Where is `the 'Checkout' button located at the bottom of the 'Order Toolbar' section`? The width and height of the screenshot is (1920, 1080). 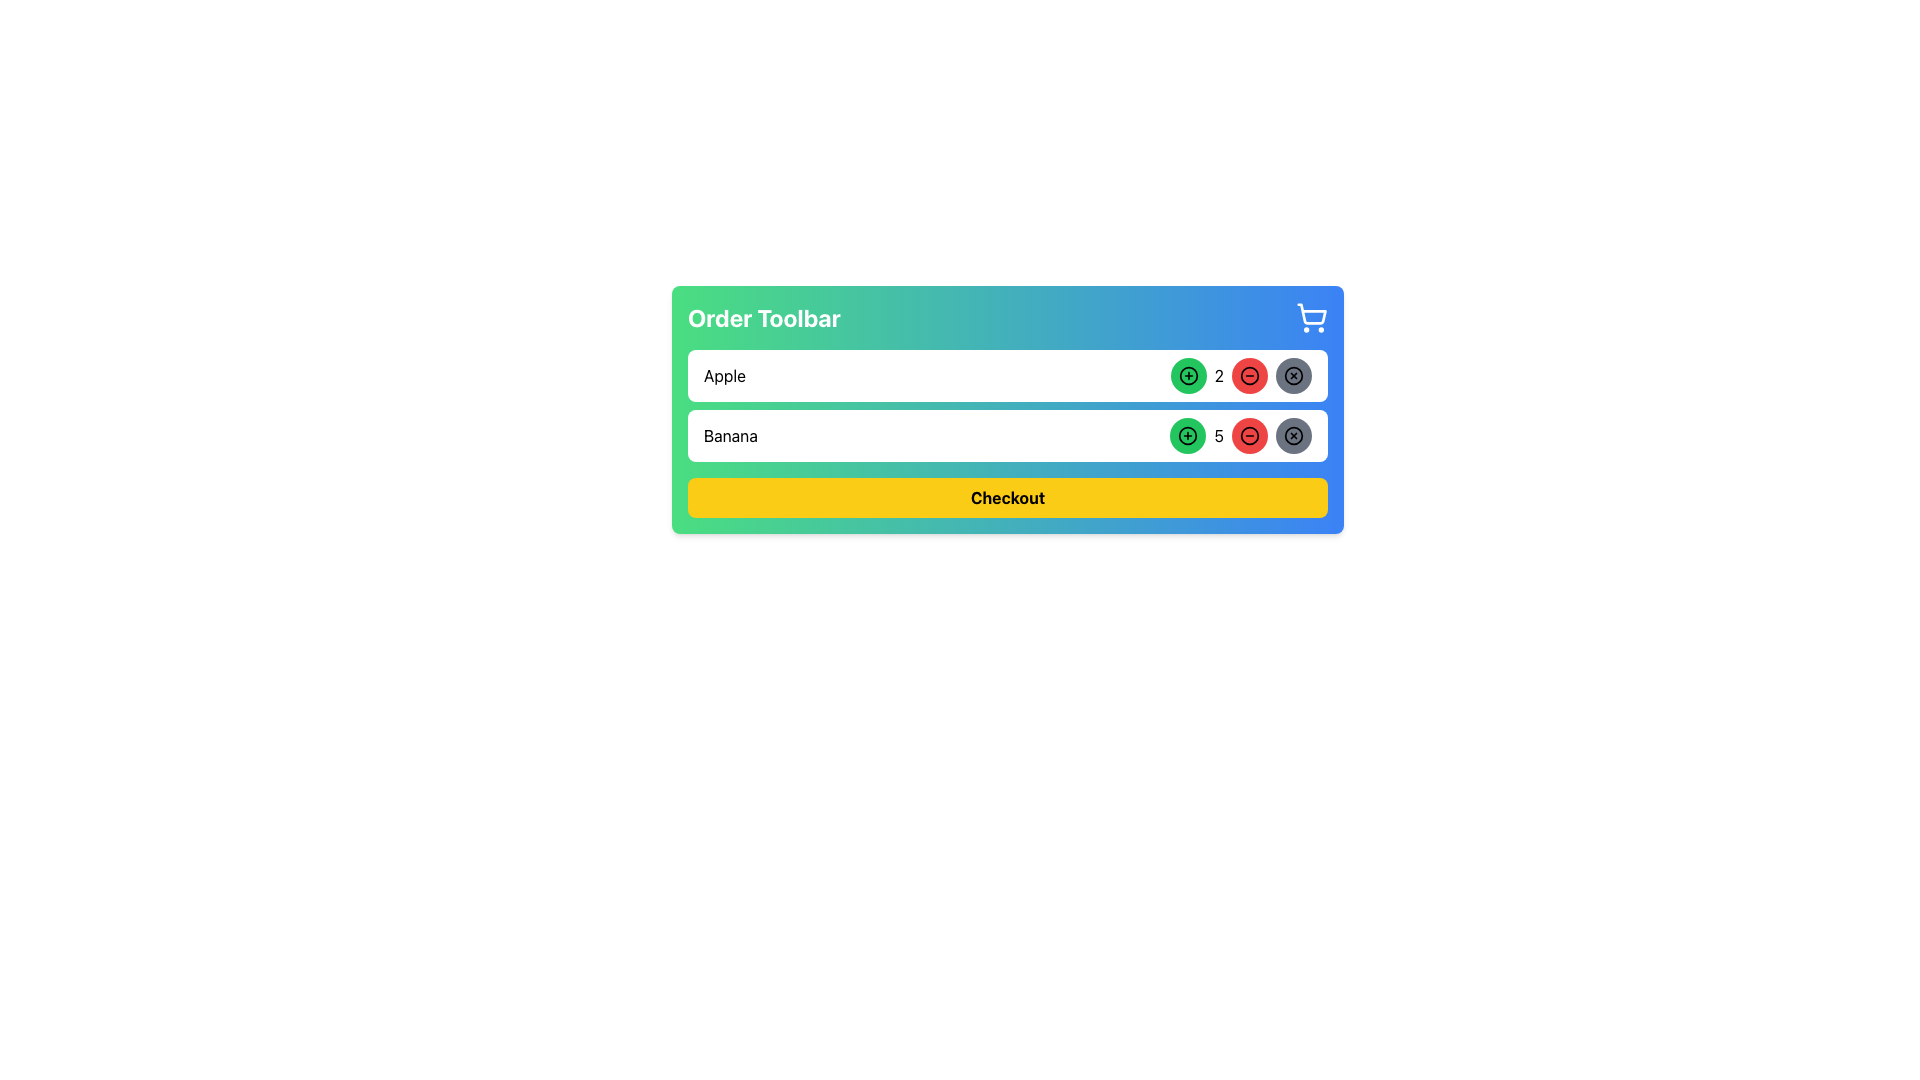
the 'Checkout' button located at the bottom of the 'Order Toolbar' section is located at coordinates (1008, 496).